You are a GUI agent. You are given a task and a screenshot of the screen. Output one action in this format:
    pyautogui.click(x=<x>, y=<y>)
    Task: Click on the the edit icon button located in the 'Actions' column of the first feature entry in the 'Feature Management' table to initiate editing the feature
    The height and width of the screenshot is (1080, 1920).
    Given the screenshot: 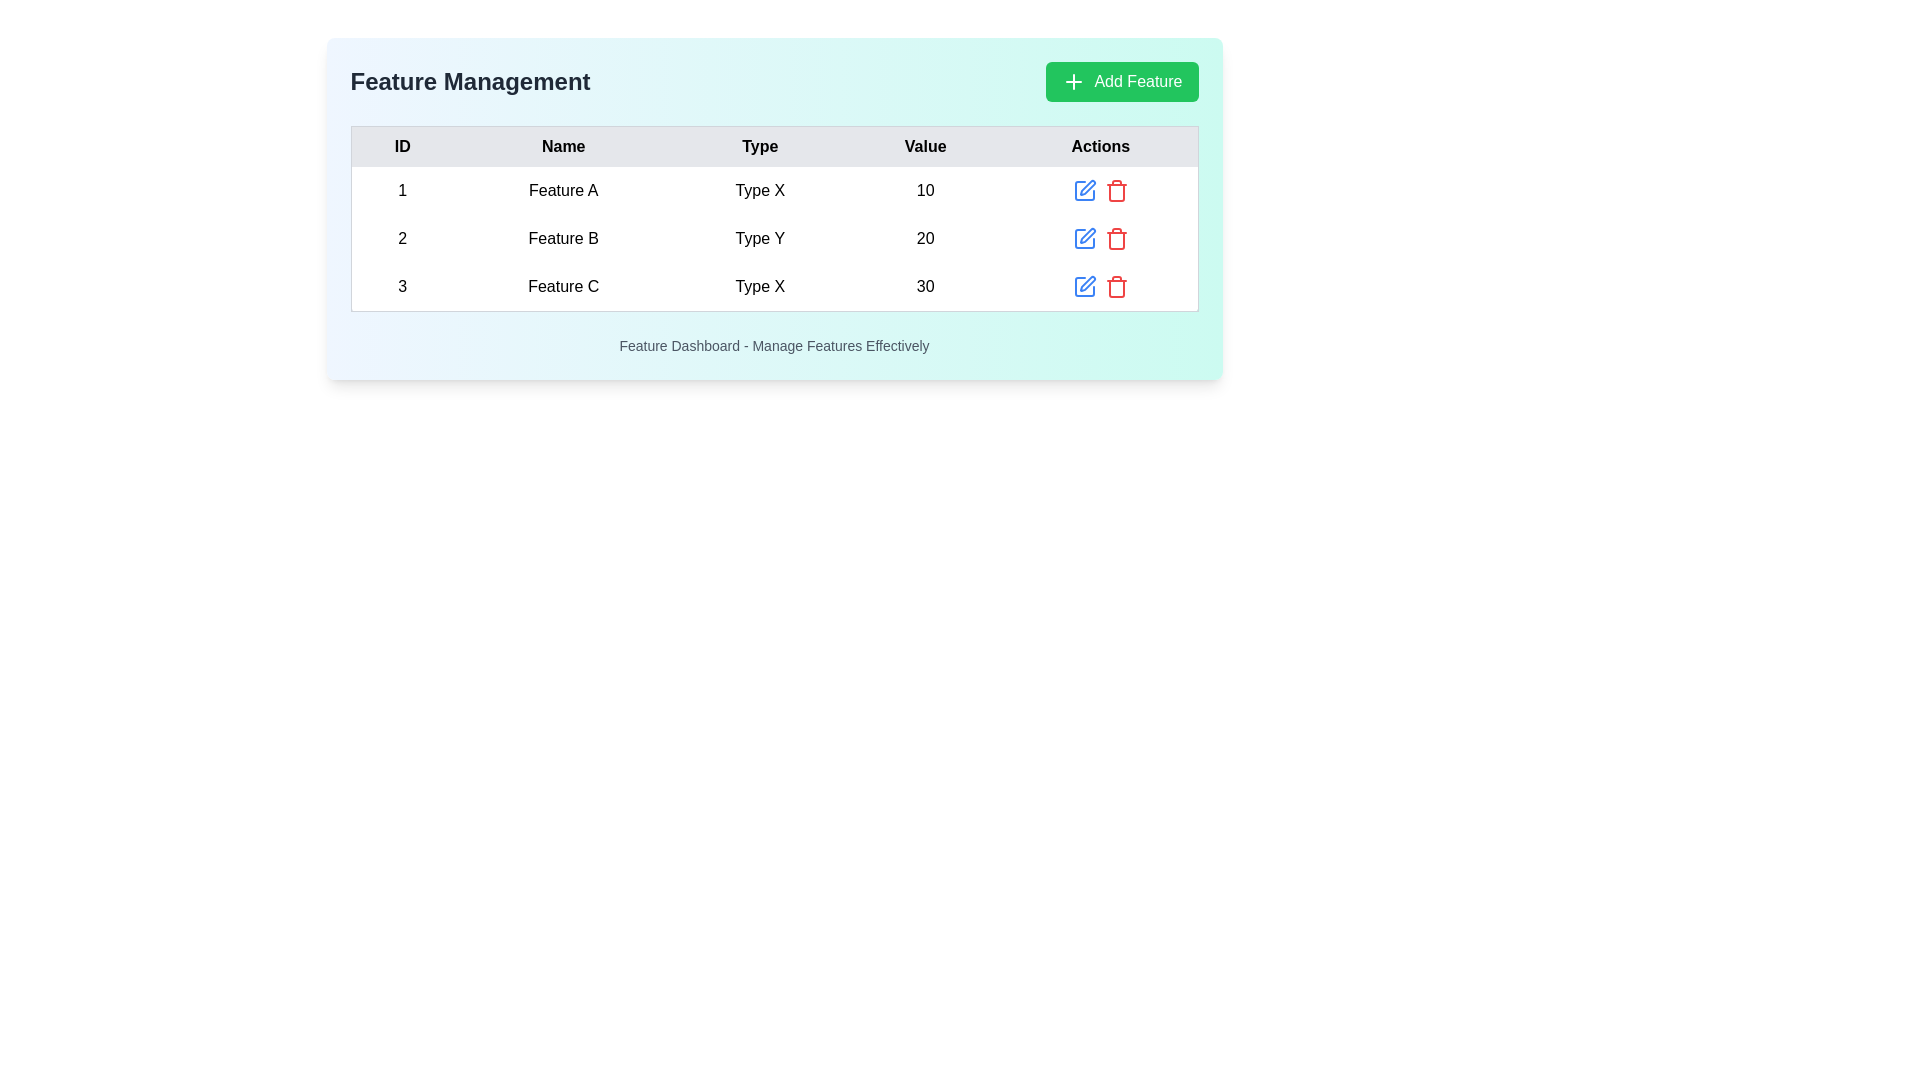 What is the action you would take?
    pyautogui.click(x=1086, y=188)
    